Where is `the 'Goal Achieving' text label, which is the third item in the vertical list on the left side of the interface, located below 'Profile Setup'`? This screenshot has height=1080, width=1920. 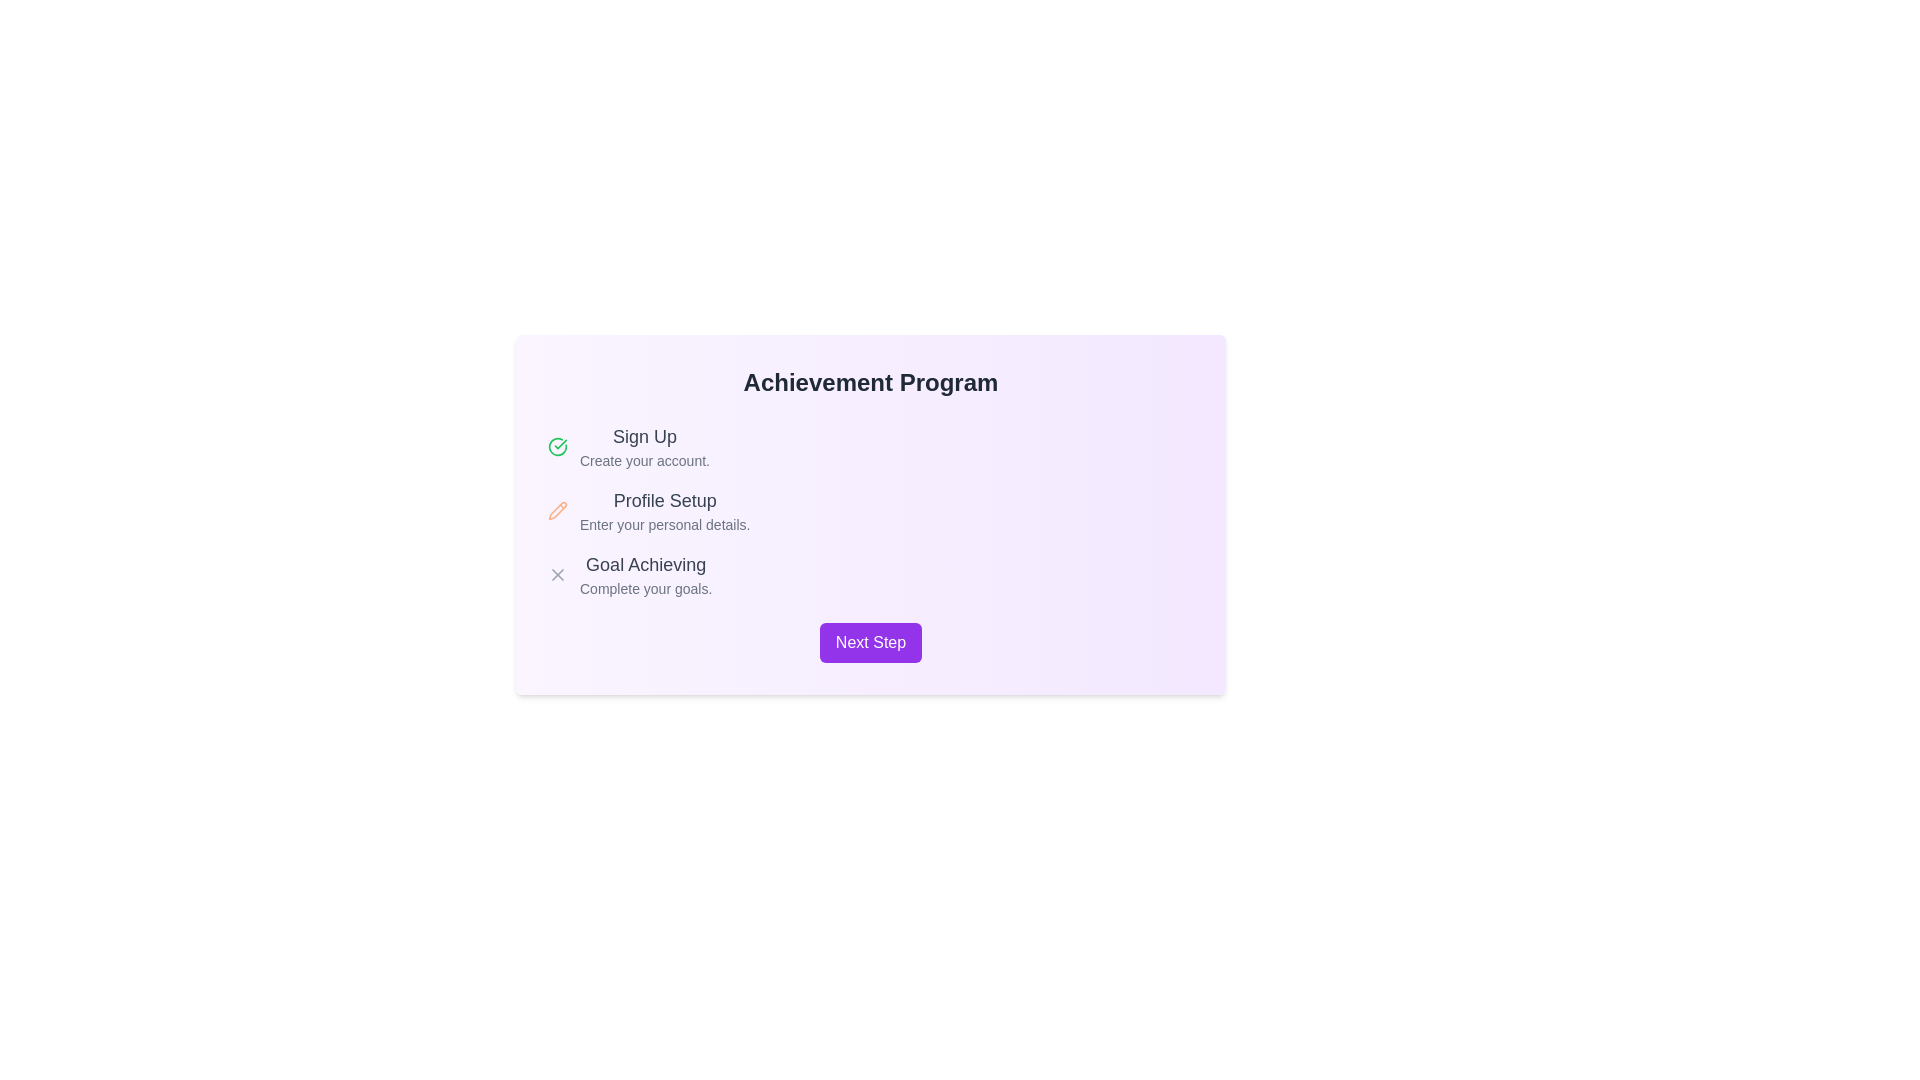 the 'Goal Achieving' text label, which is the third item in the vertical list on the left side of the interface, located below 'Profile Setup' is located at coordinates (646, 564).